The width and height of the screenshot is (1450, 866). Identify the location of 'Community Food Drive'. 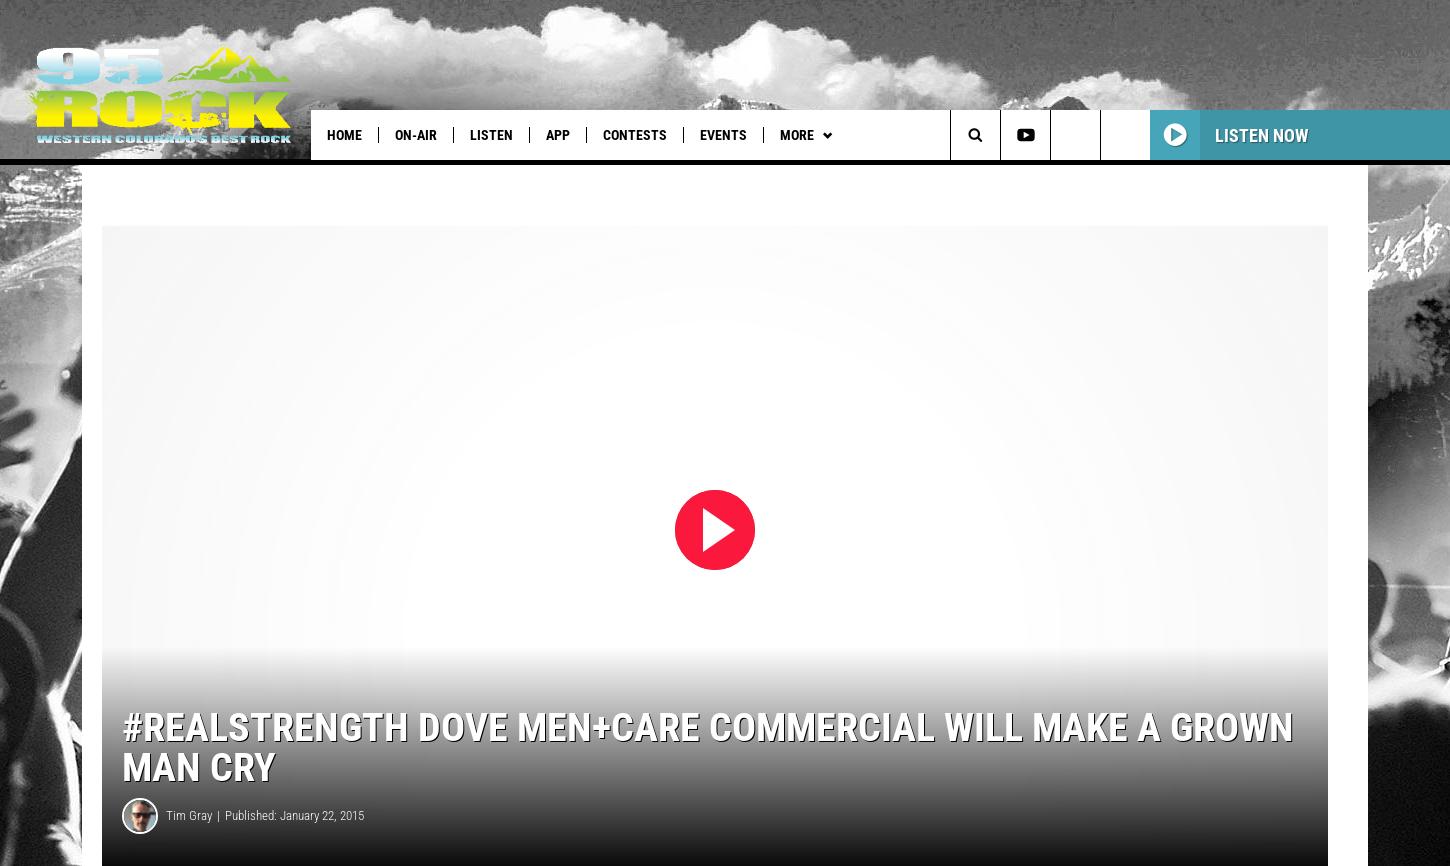
(891, 175).